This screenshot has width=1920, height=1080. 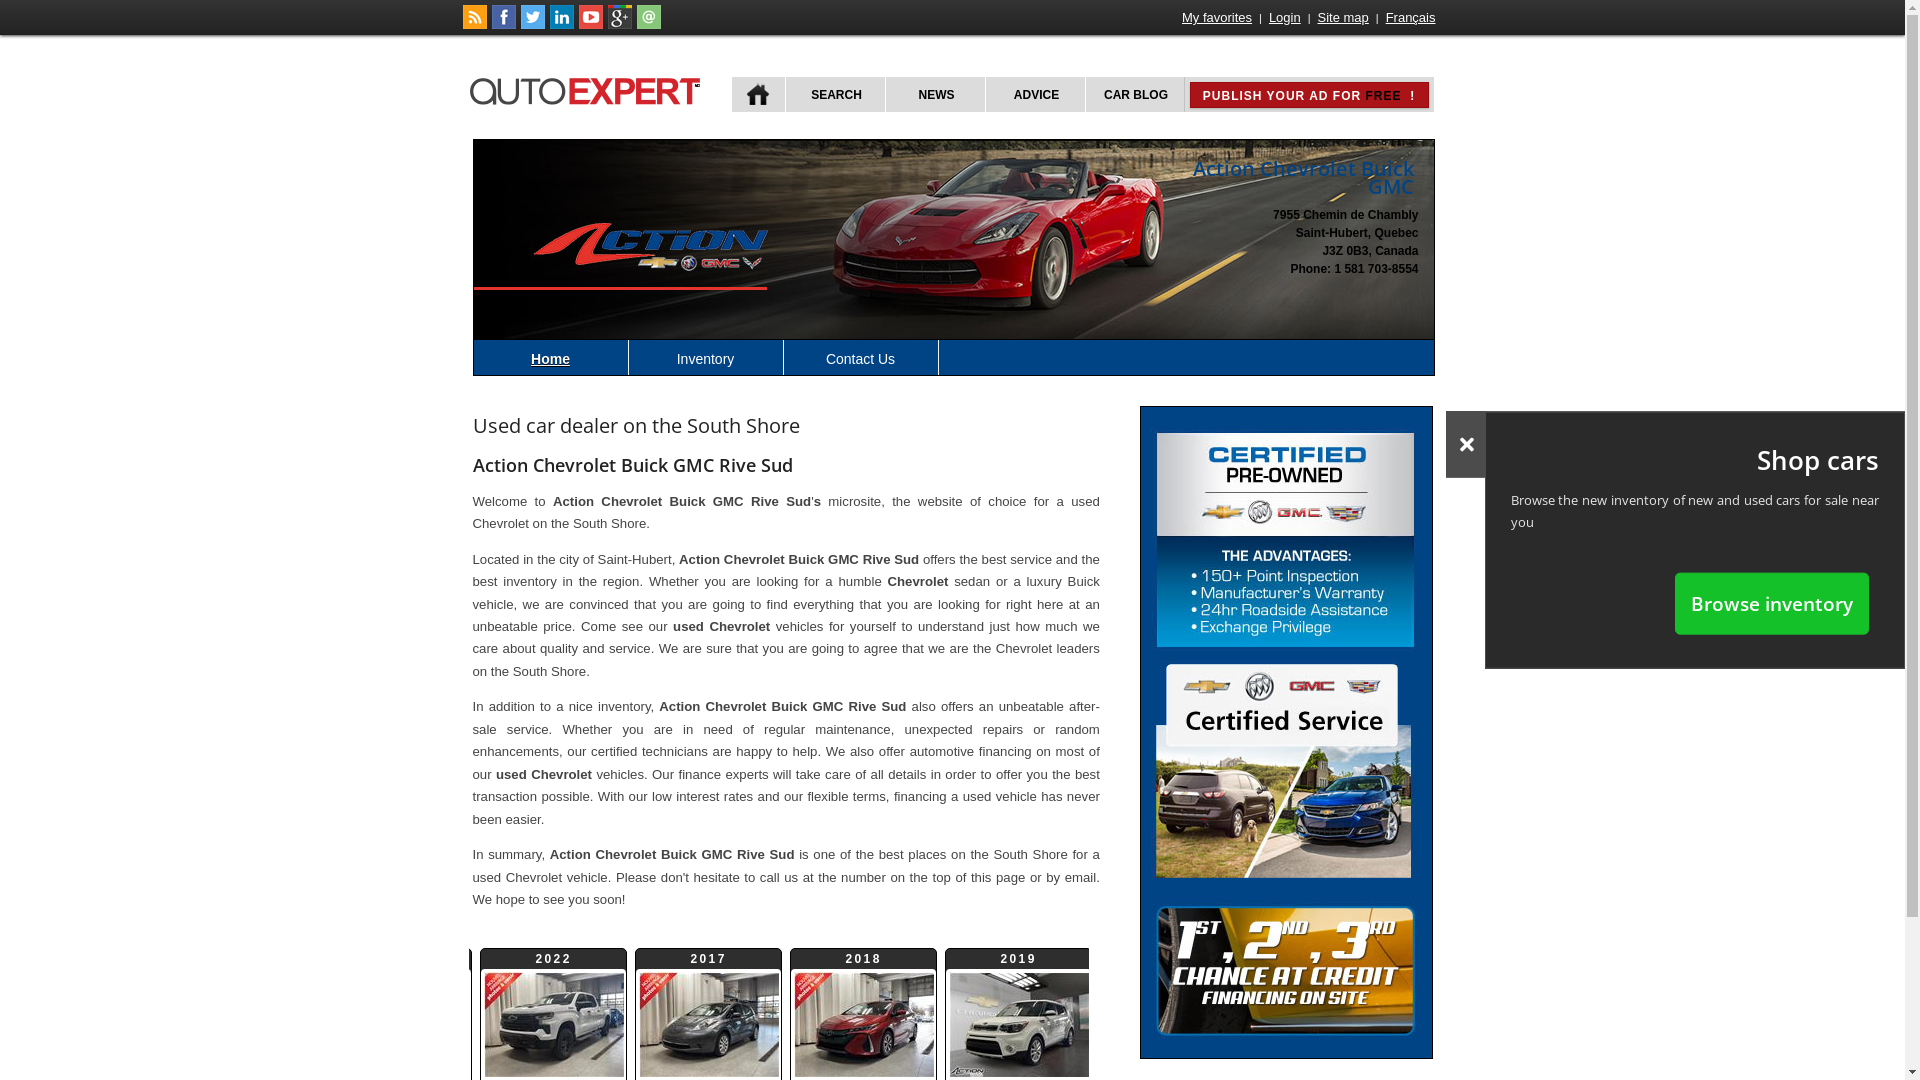 I want to click on 'NEWS', so click(x=933, y=94).